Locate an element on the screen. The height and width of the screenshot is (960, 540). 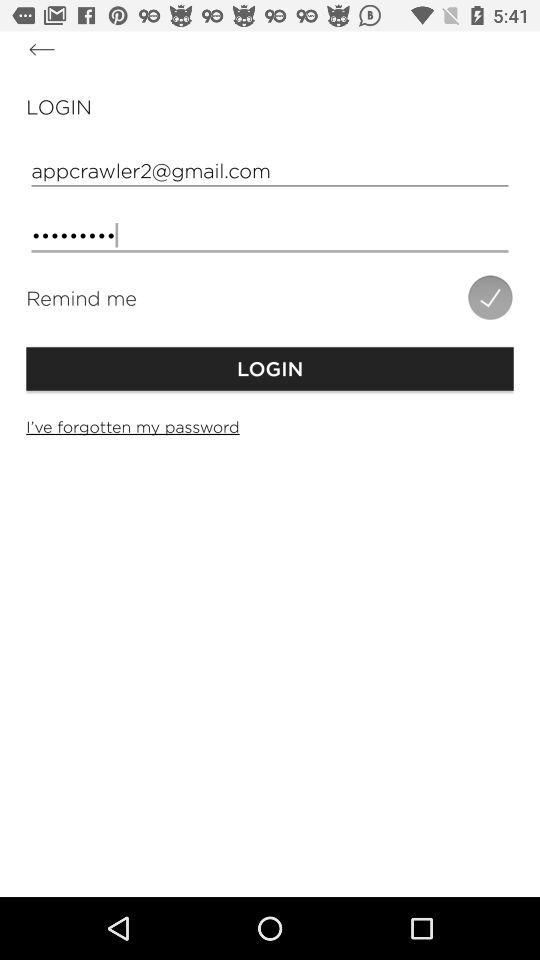
the item above crowd3116 icon is located at coordinates (270, 169).